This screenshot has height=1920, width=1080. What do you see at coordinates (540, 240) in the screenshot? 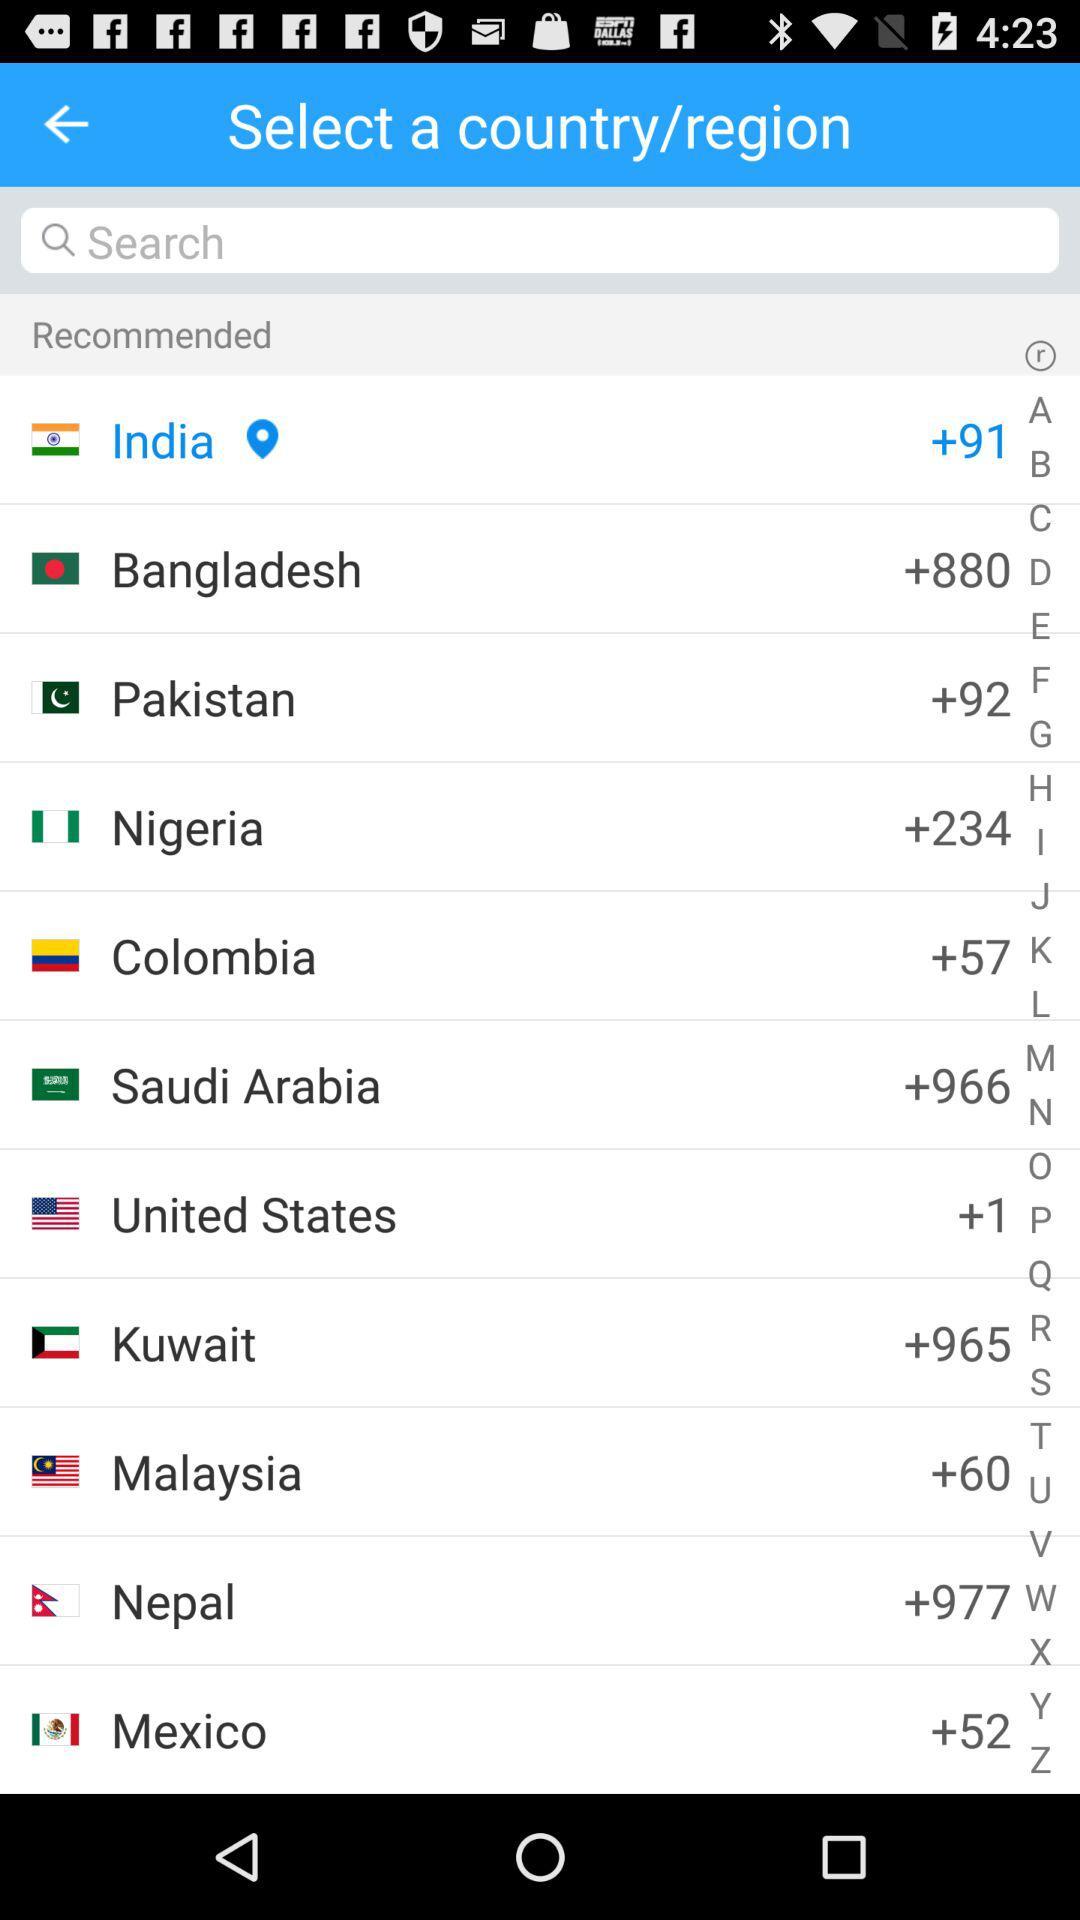
I see `website search field look for a country or region` at bounding box center [540, 240].